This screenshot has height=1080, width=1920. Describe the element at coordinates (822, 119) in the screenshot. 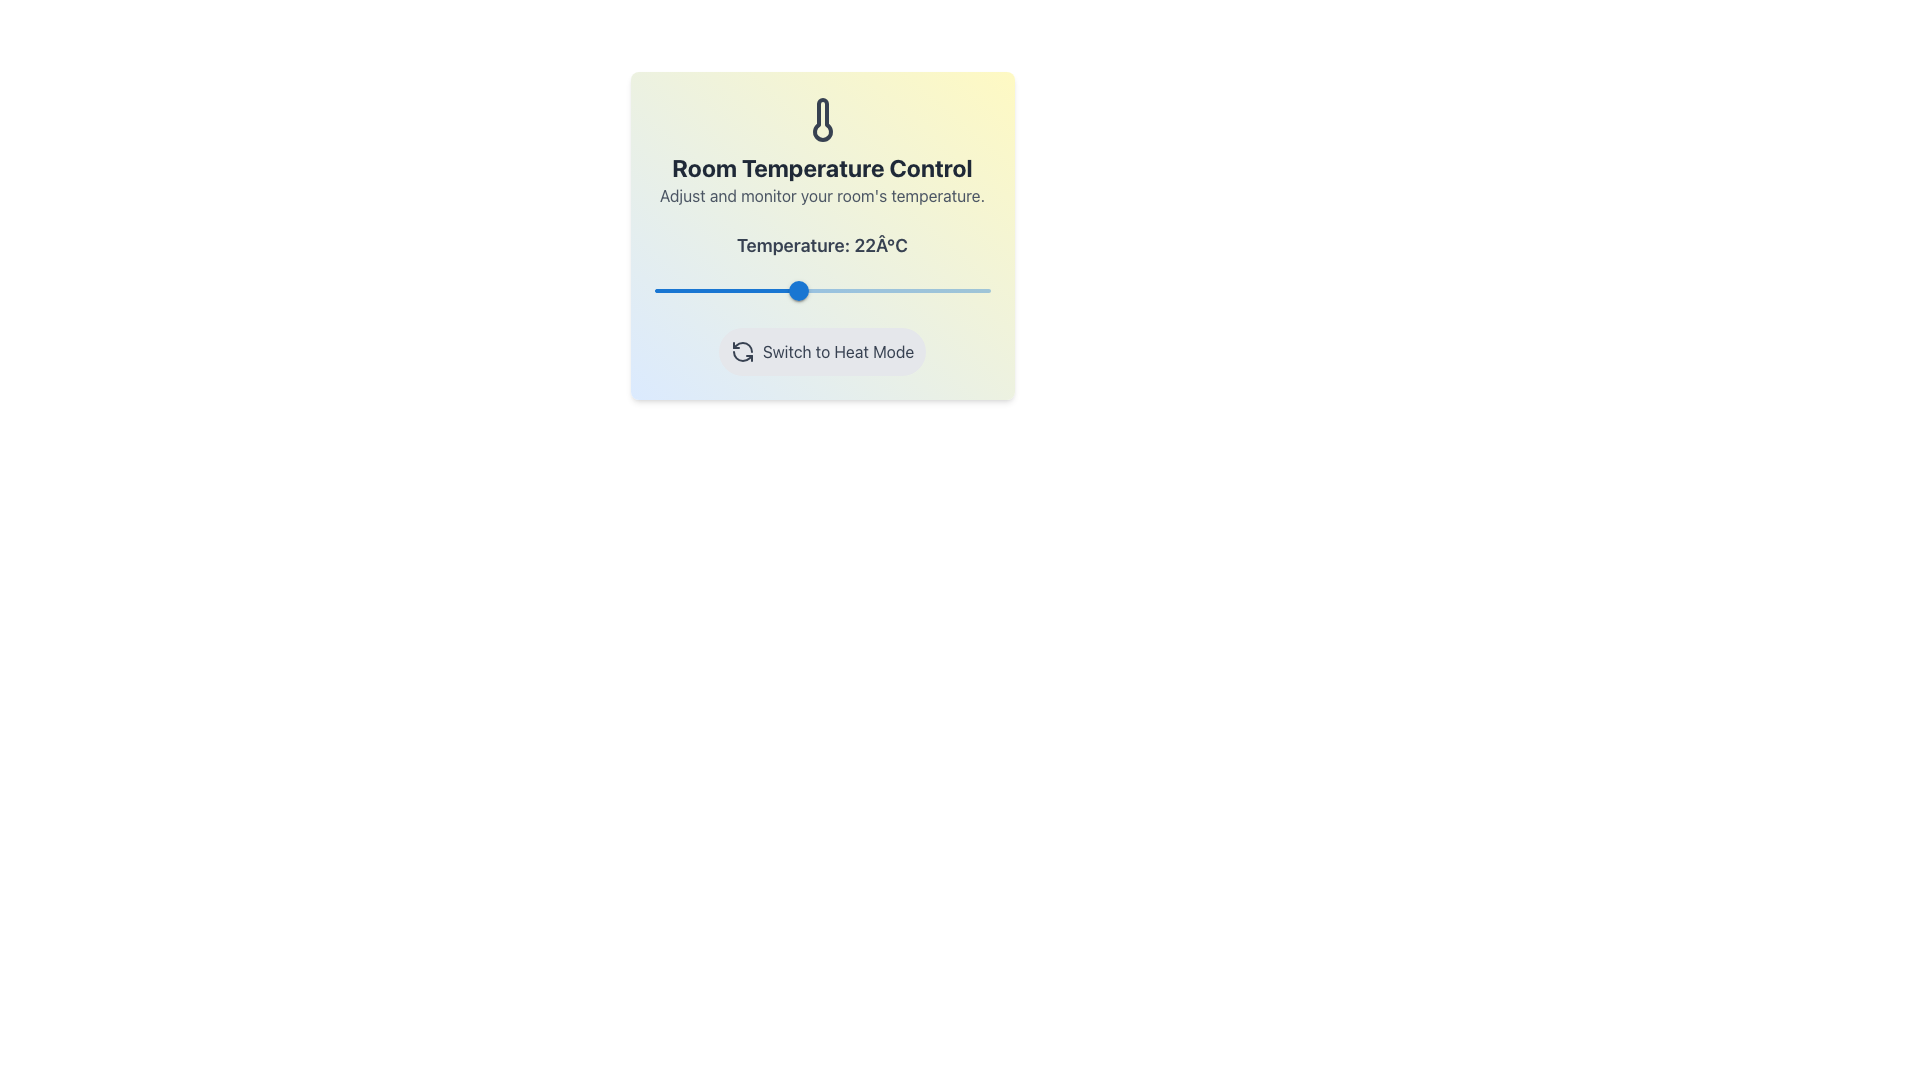

I see `the interior portion of the thermometer icon, which is located inside the thermometer icon at the top of the Room Temperature Control card` at that location.